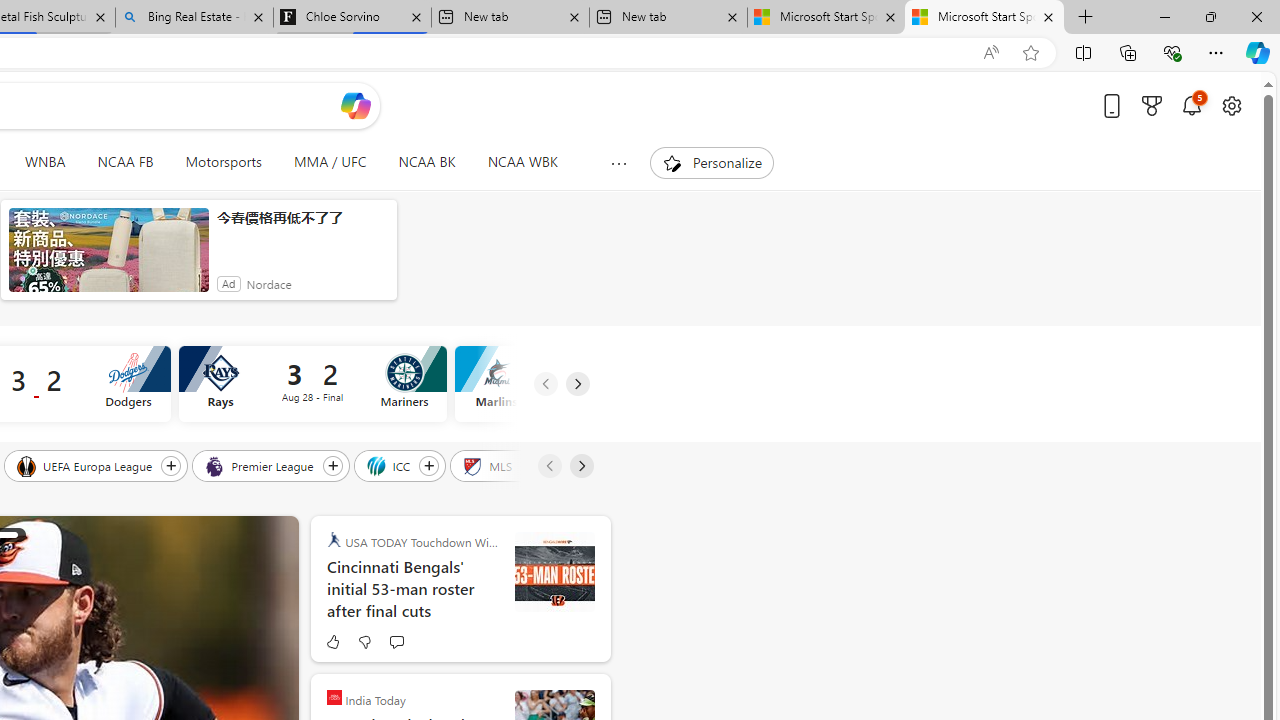 Image resolution: width=1280 pixels, height=720 pixels. I want to click on 'Personalize', so click(711, 162).